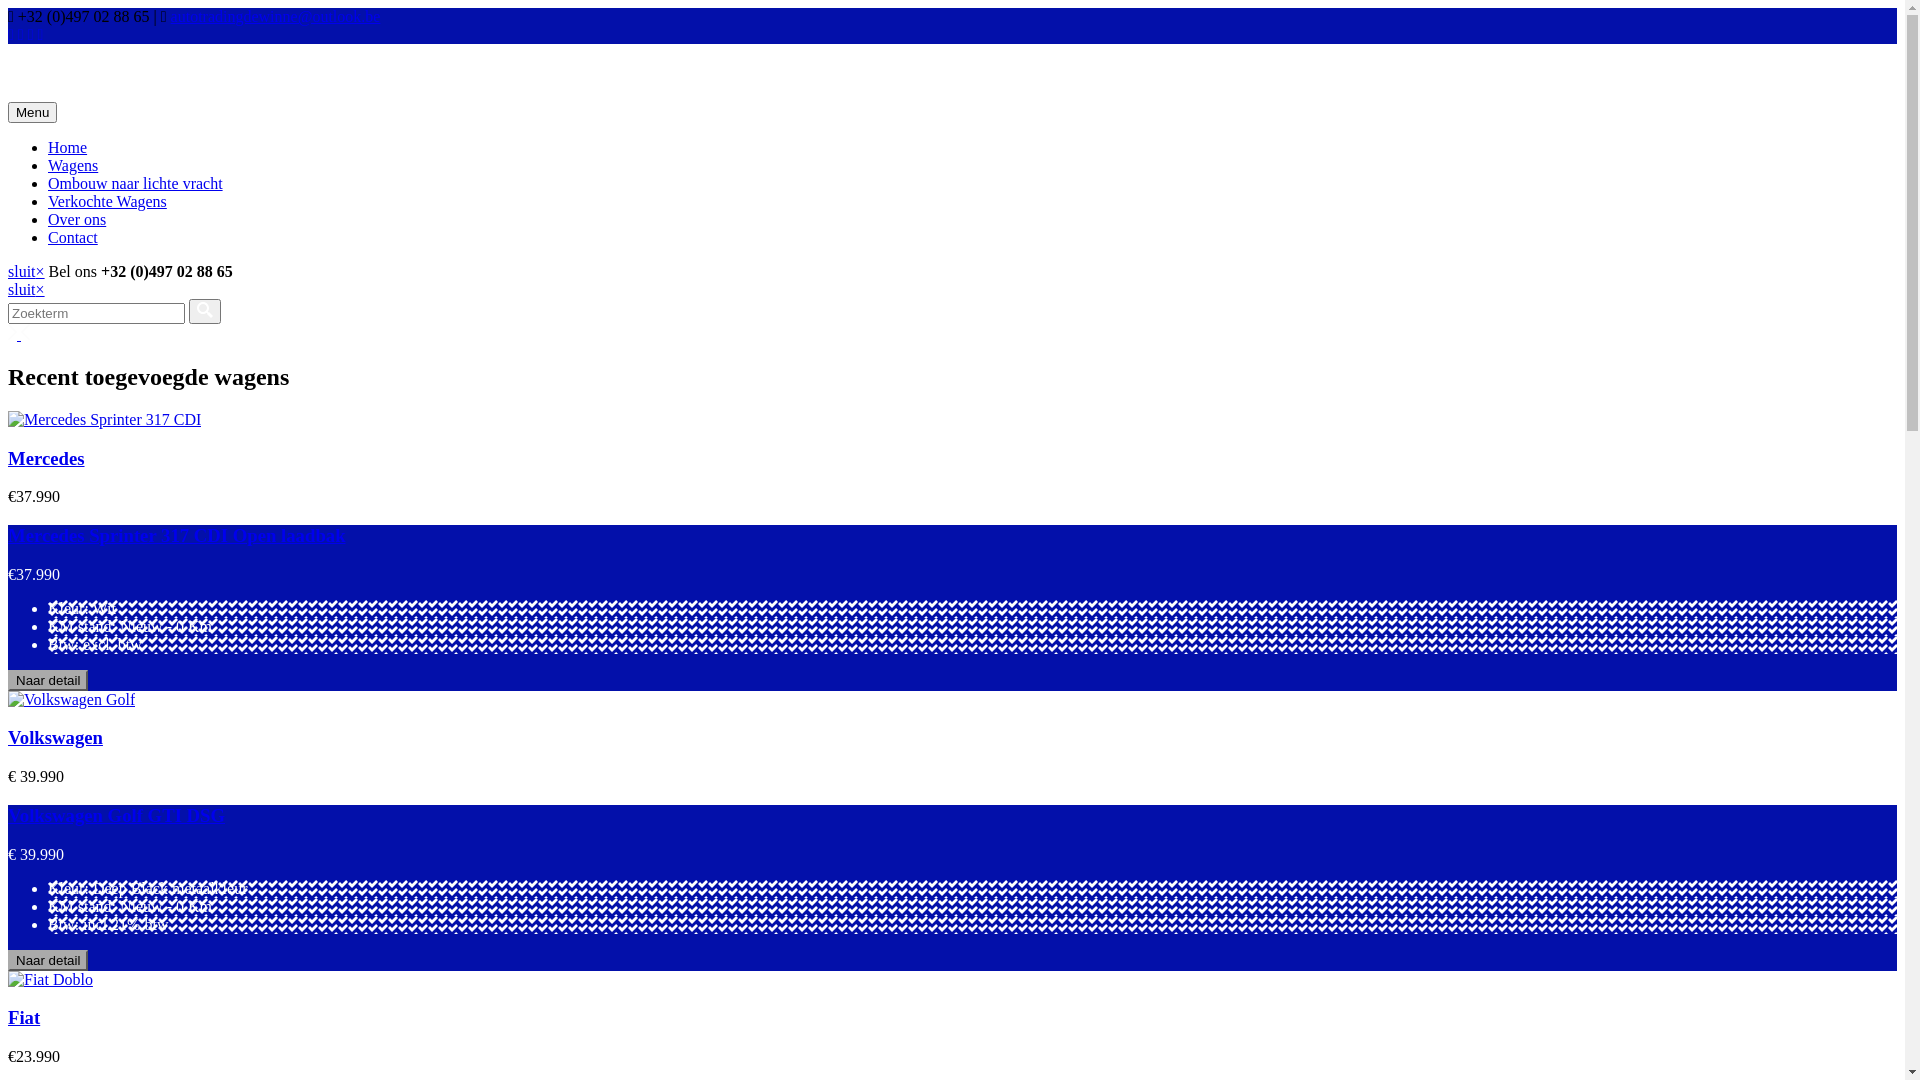  What do you see at coordinates (103, 419) in the screenshot?
I see `' Mercedes   Sprinter 317 CDI'` at bounding box center [103, 419].